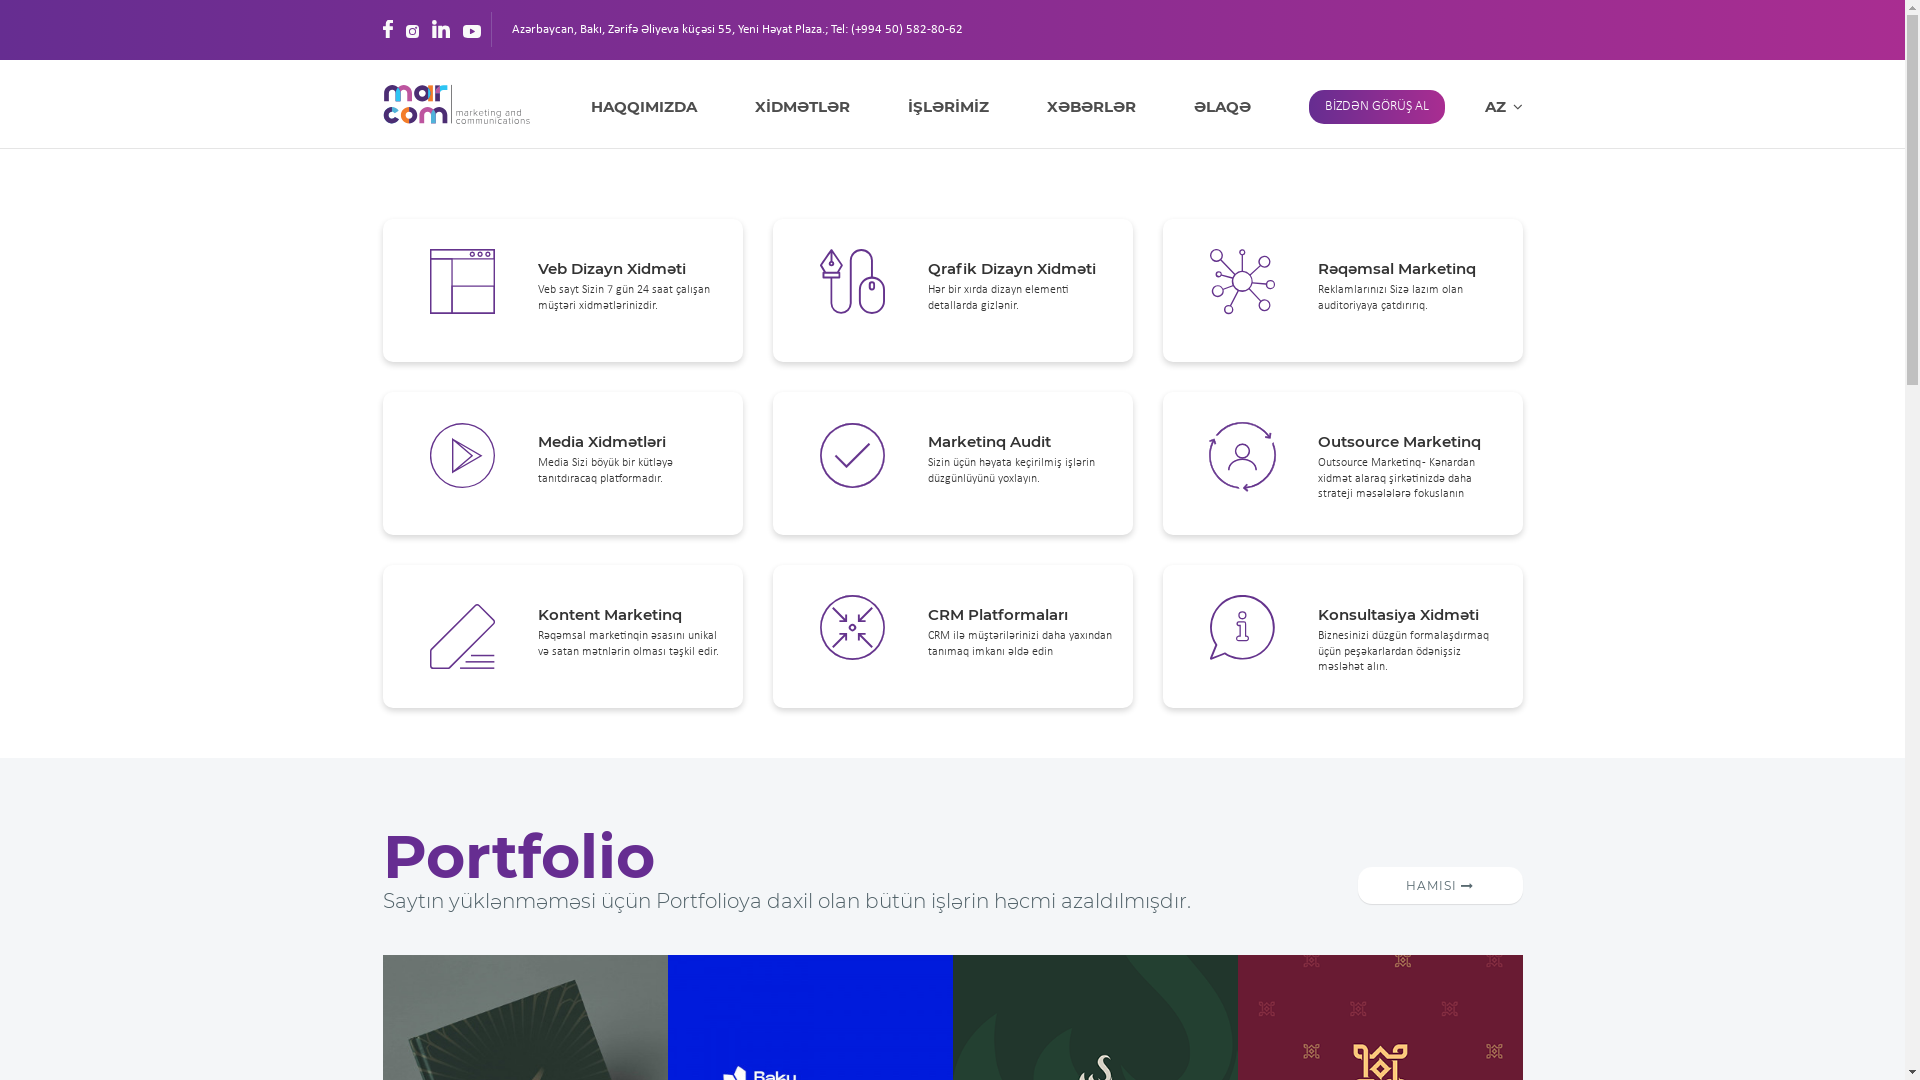 The image size is (1920, 1080). What do you see at coordinates (387, 29) in the screenshot?
I see `'facebook'` at bounding box center [387, 29].